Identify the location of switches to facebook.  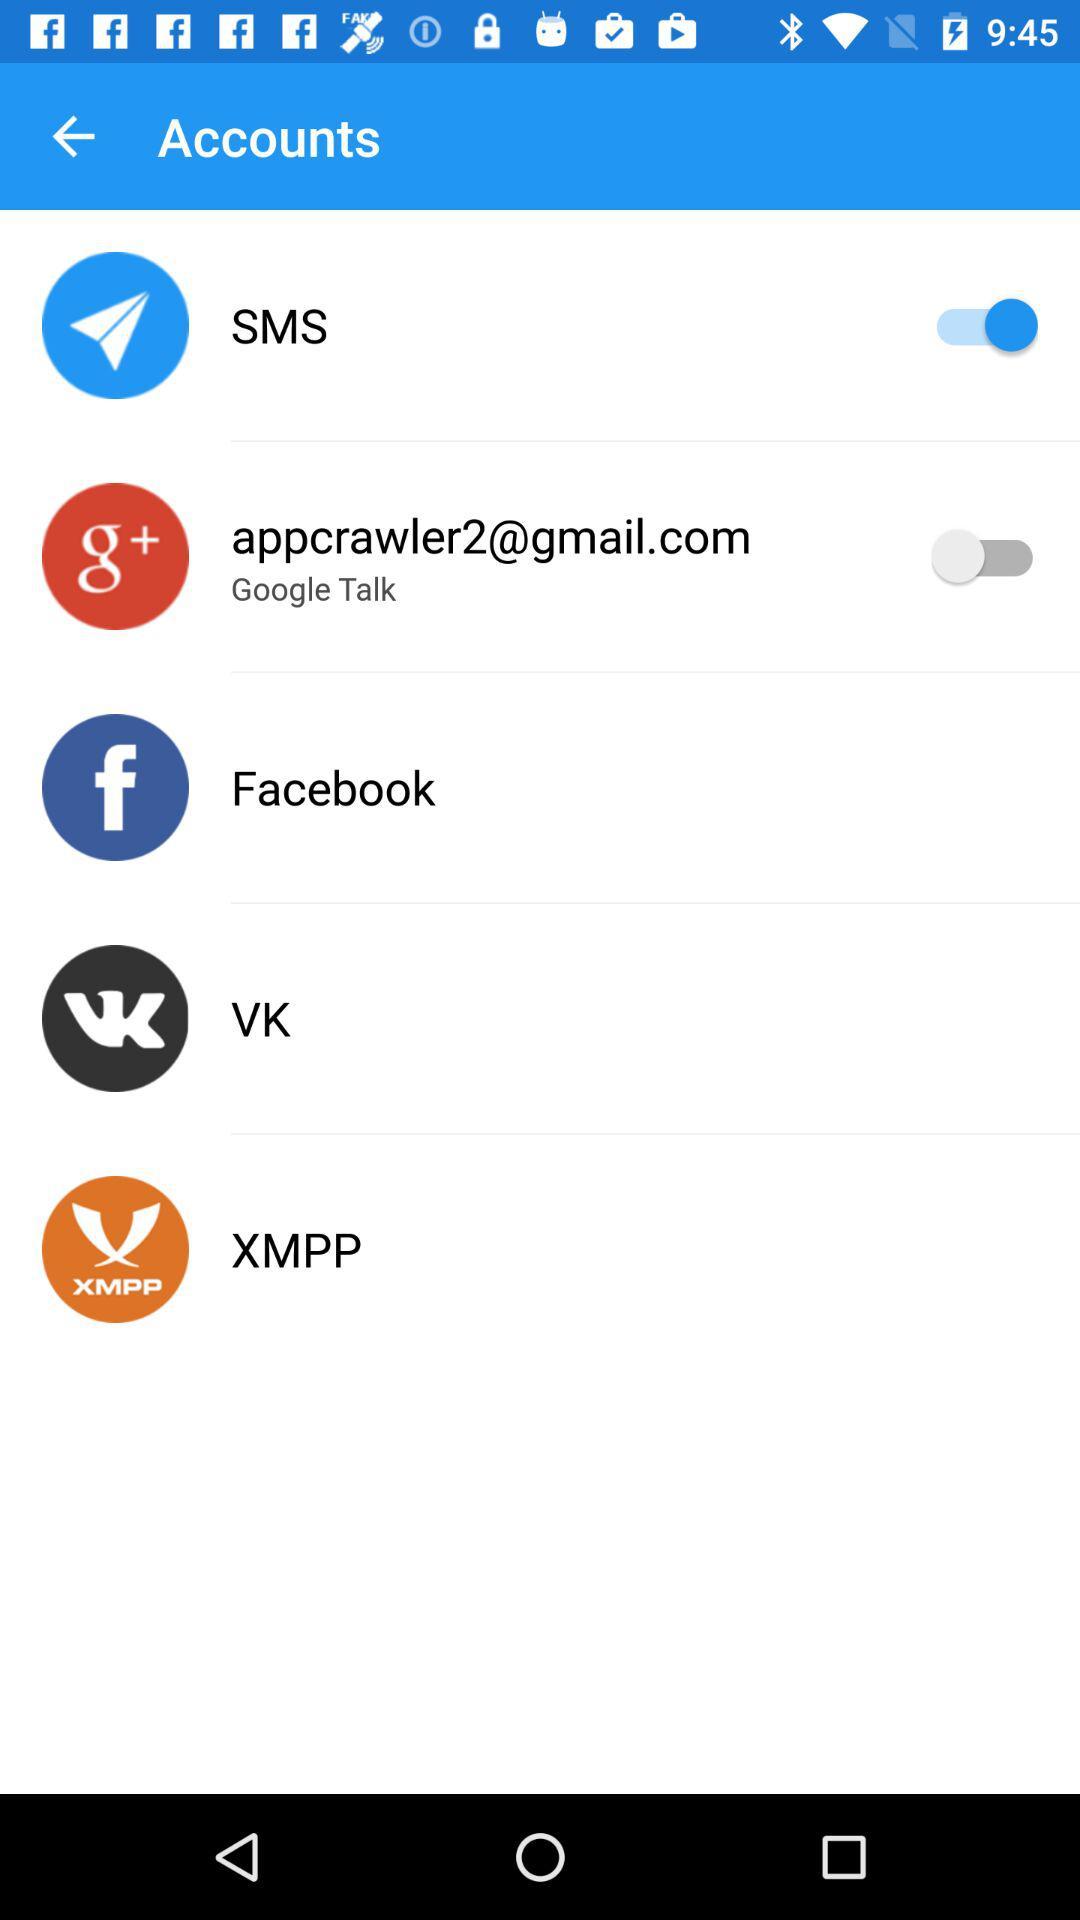
(115, 786).